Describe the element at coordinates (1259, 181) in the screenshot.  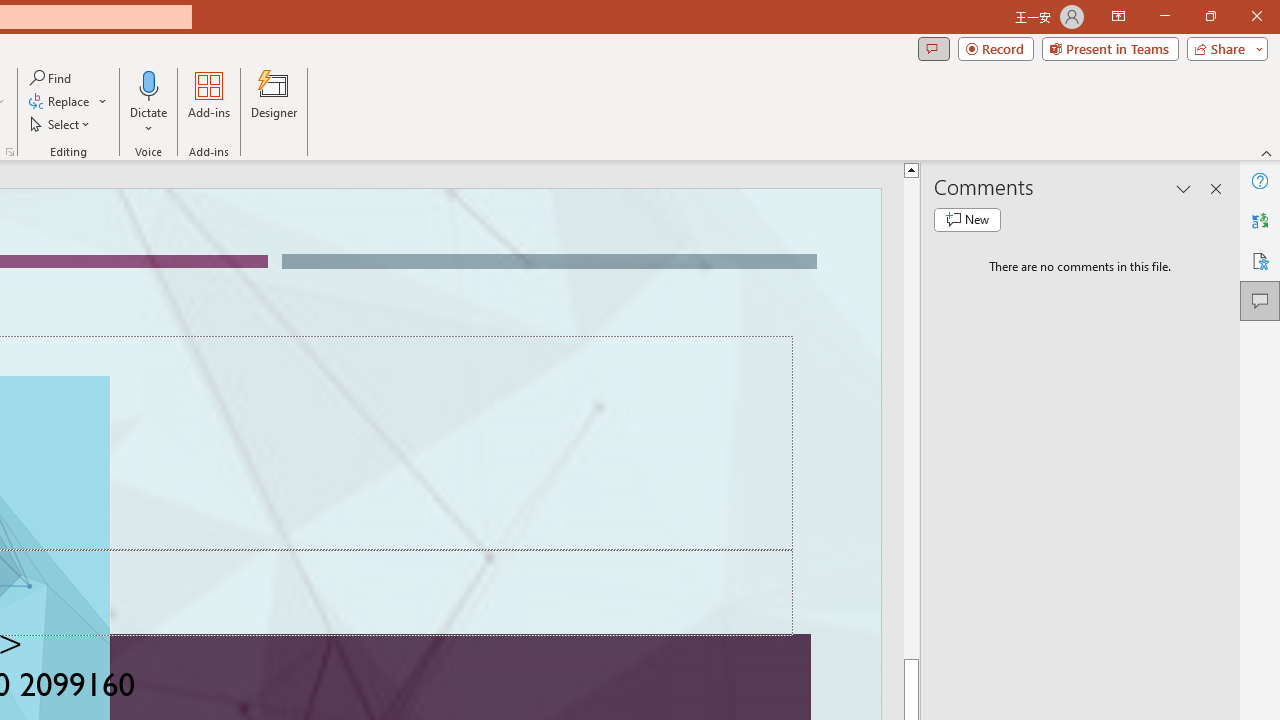
I see `'Help'` at that location.